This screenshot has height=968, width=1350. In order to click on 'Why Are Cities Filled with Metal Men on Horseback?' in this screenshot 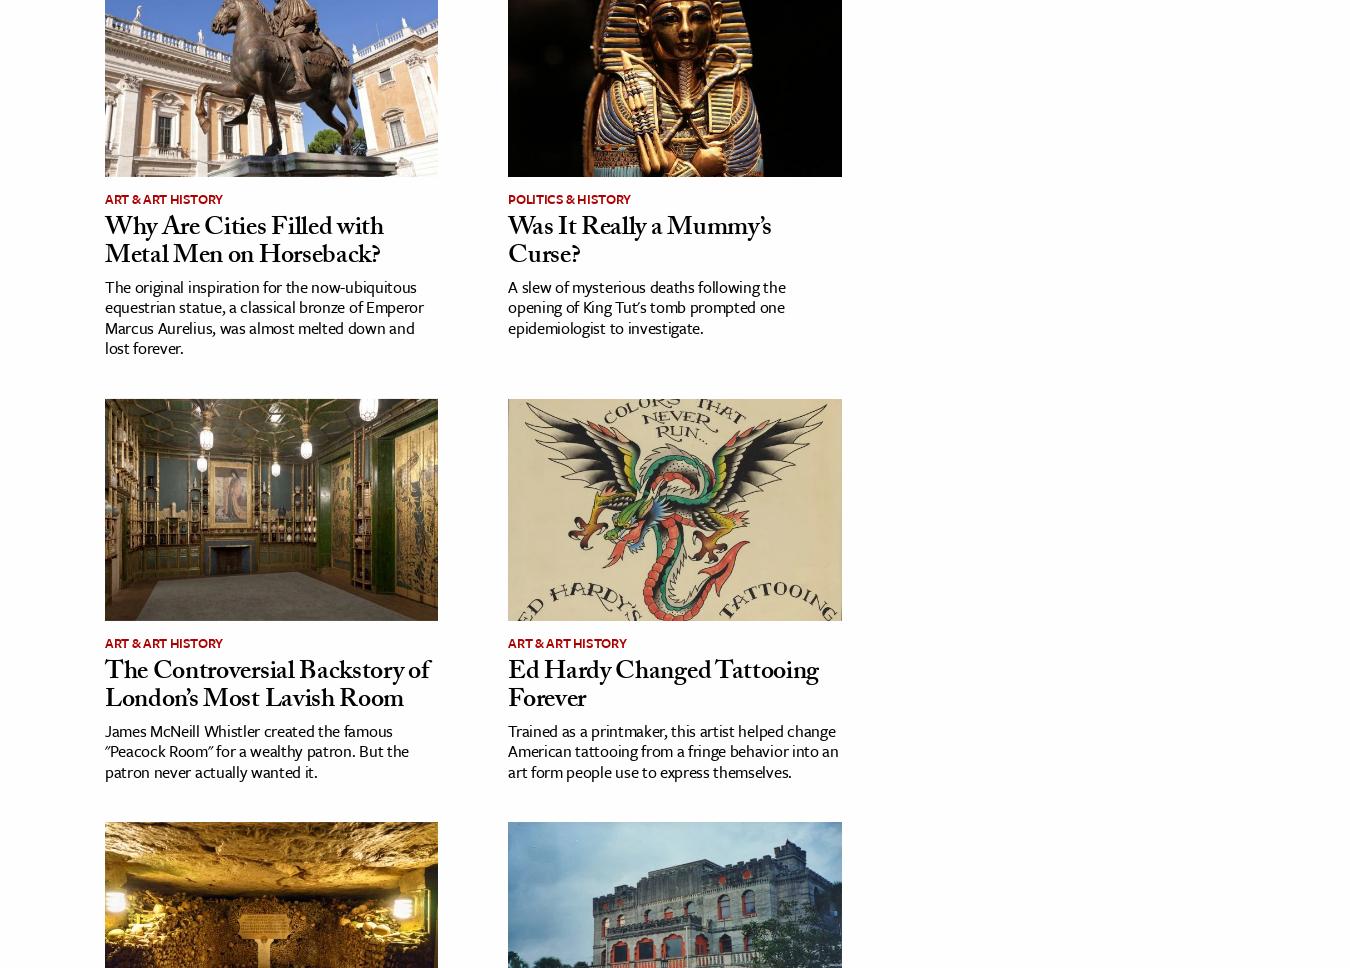, I will do `click(242, 243)`.